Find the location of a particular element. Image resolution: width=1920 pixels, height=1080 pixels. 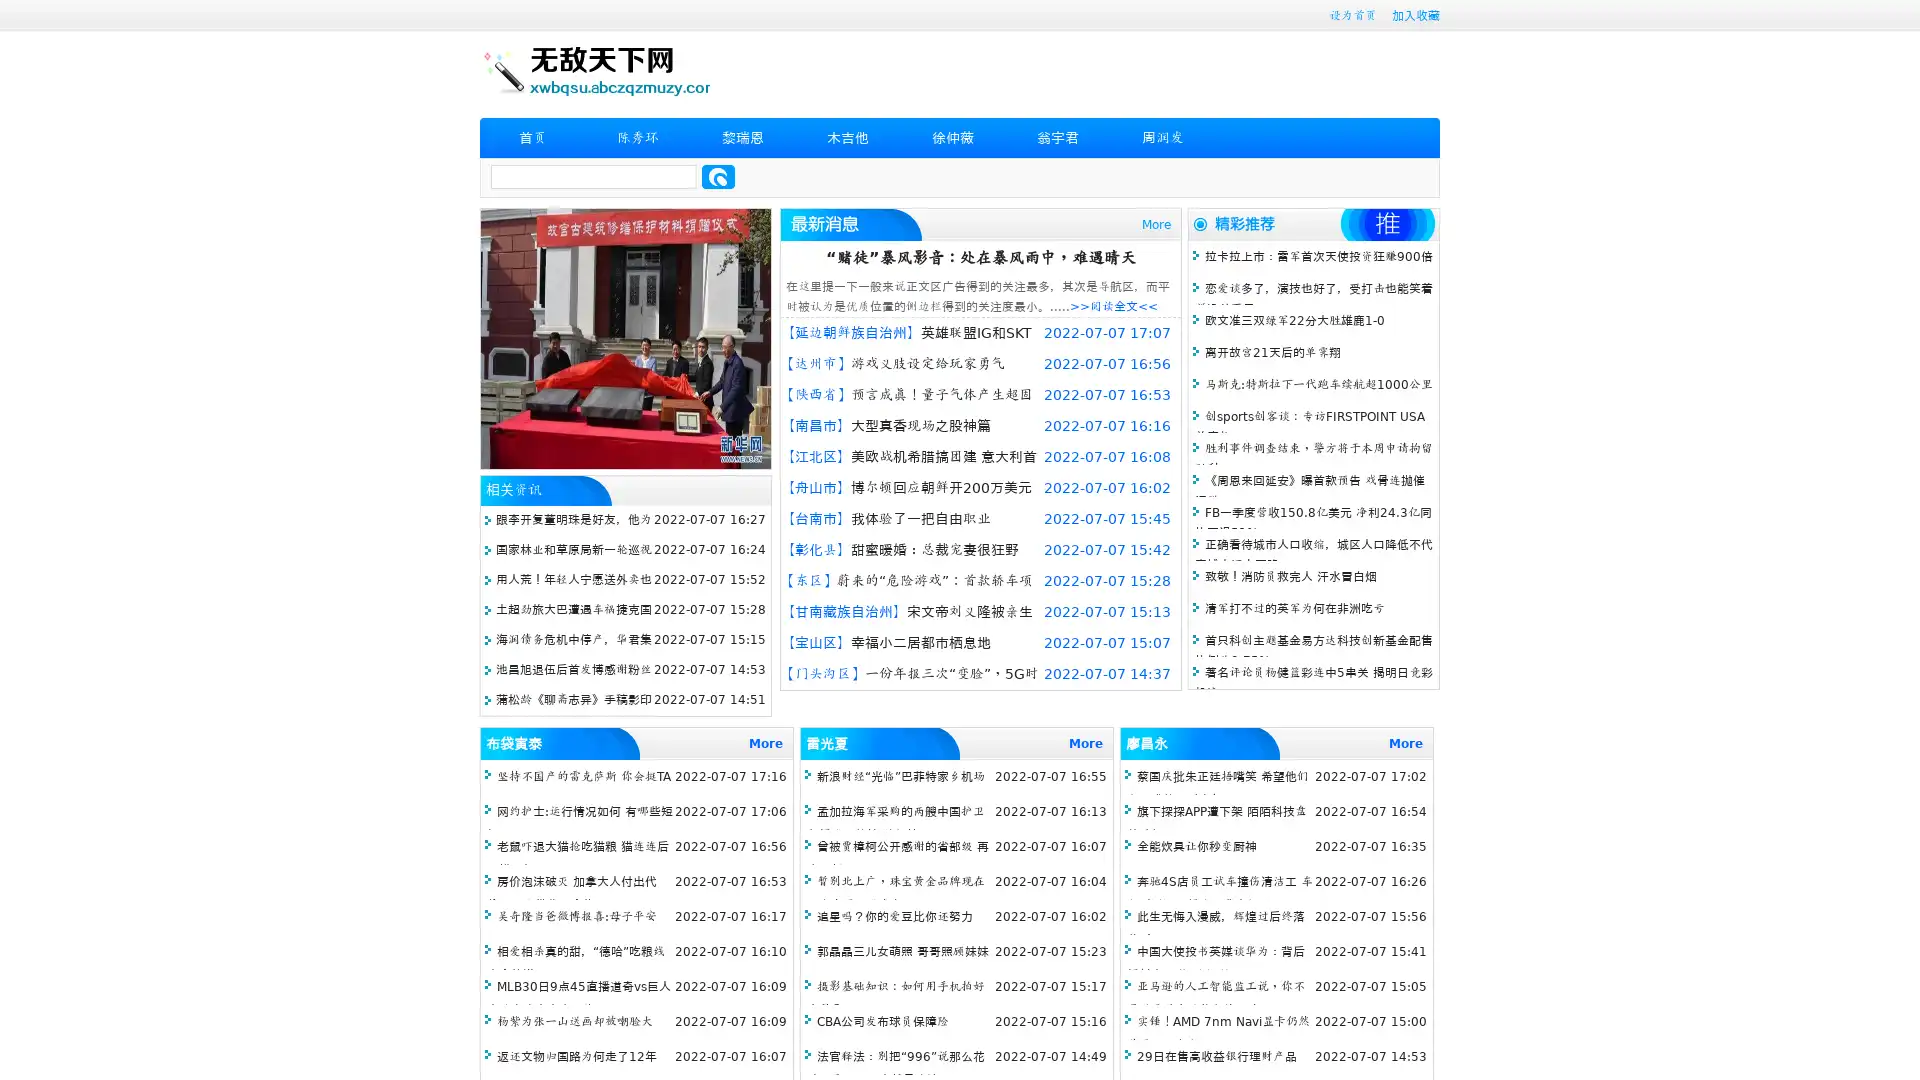

Search is located at coordinates (718, 176).